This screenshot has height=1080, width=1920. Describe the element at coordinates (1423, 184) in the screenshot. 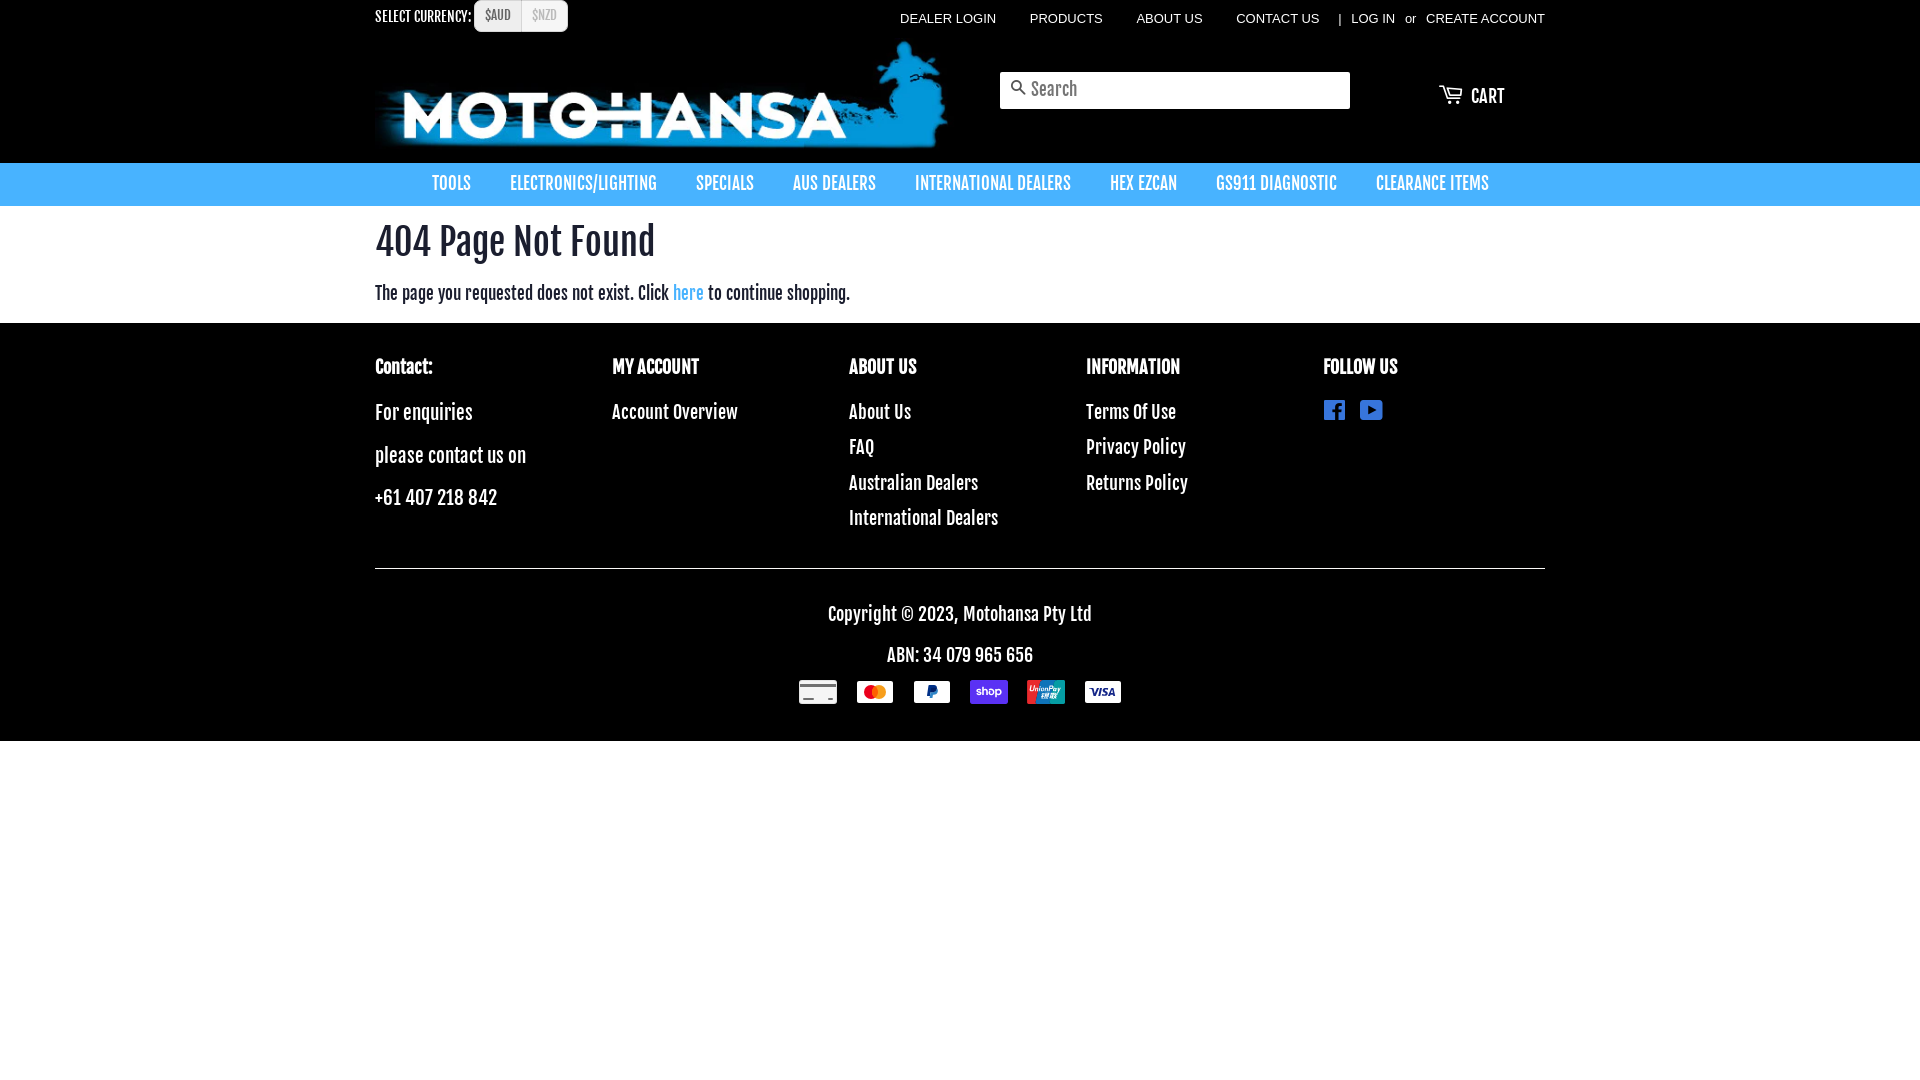

I see `'CLEARANCE ITEMS'` at that location.